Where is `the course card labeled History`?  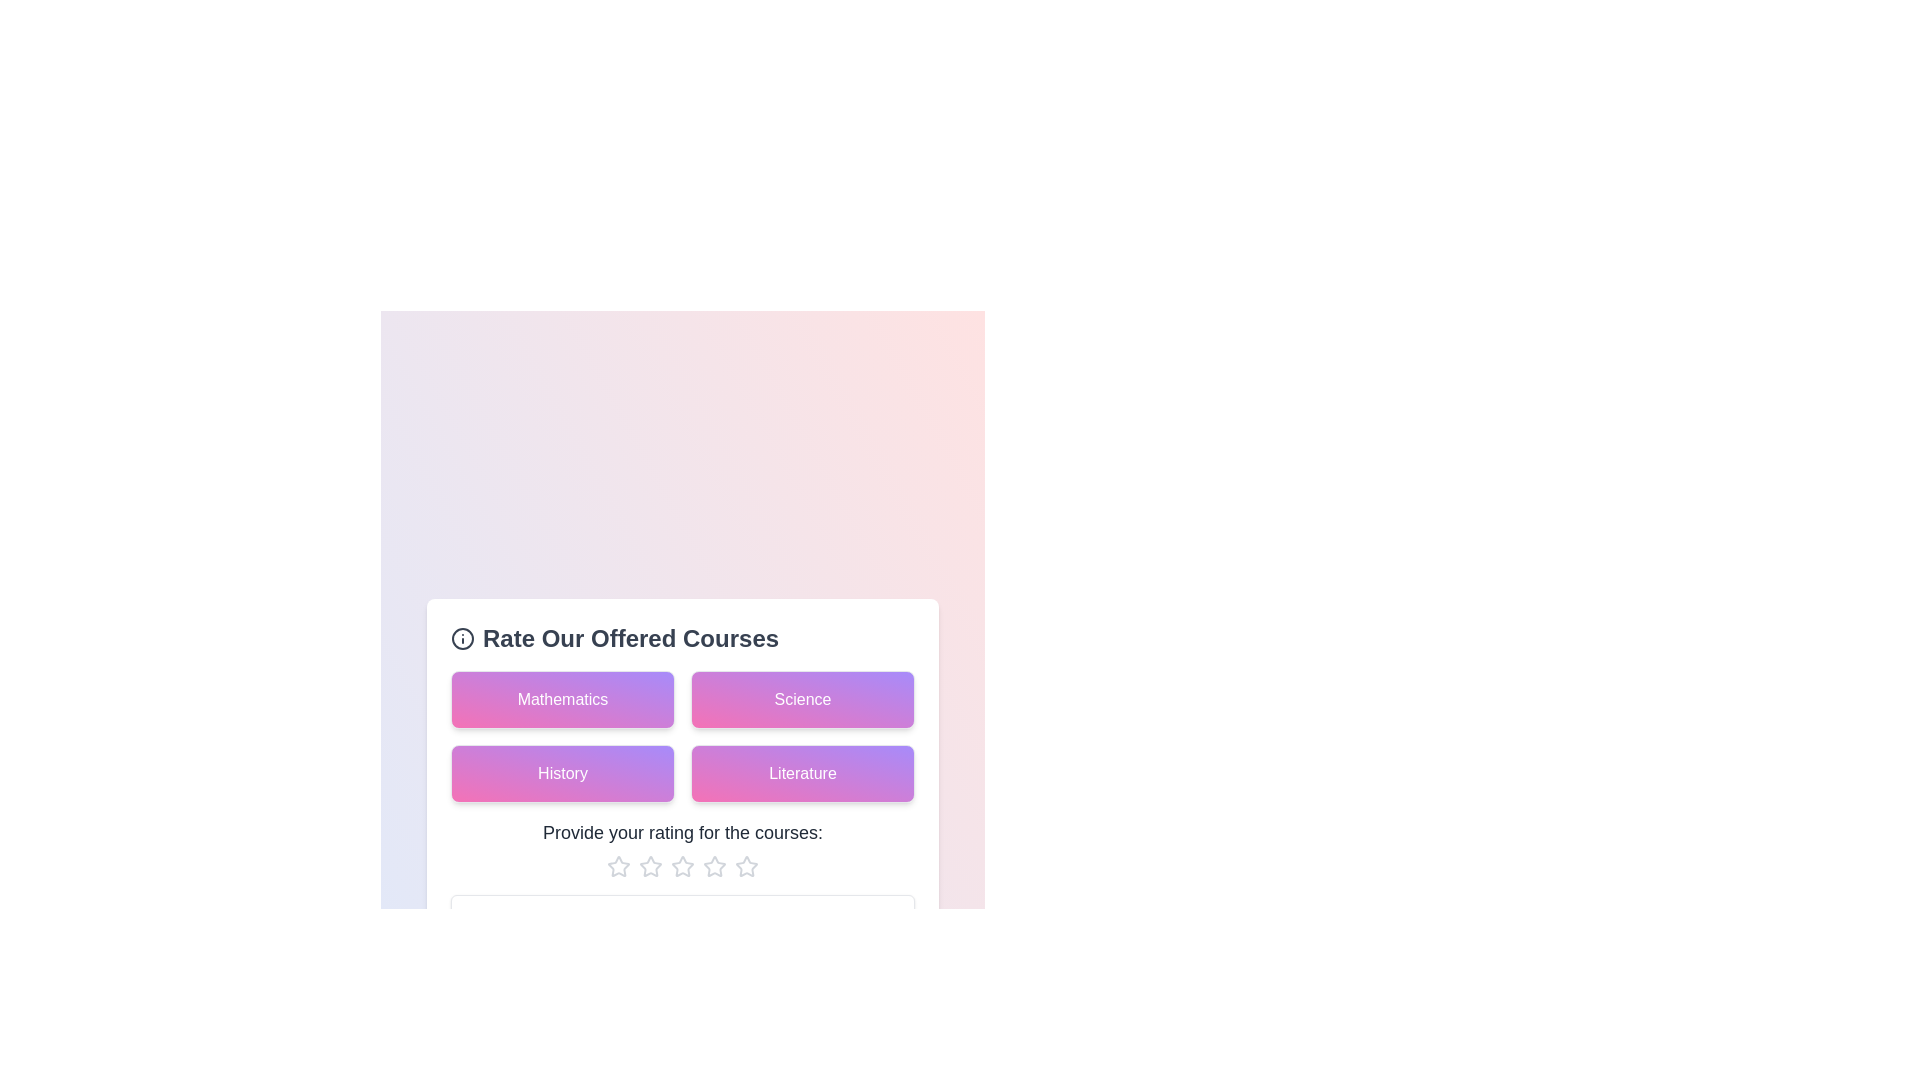
the course card labeled History is located at coordinates (561, 772).